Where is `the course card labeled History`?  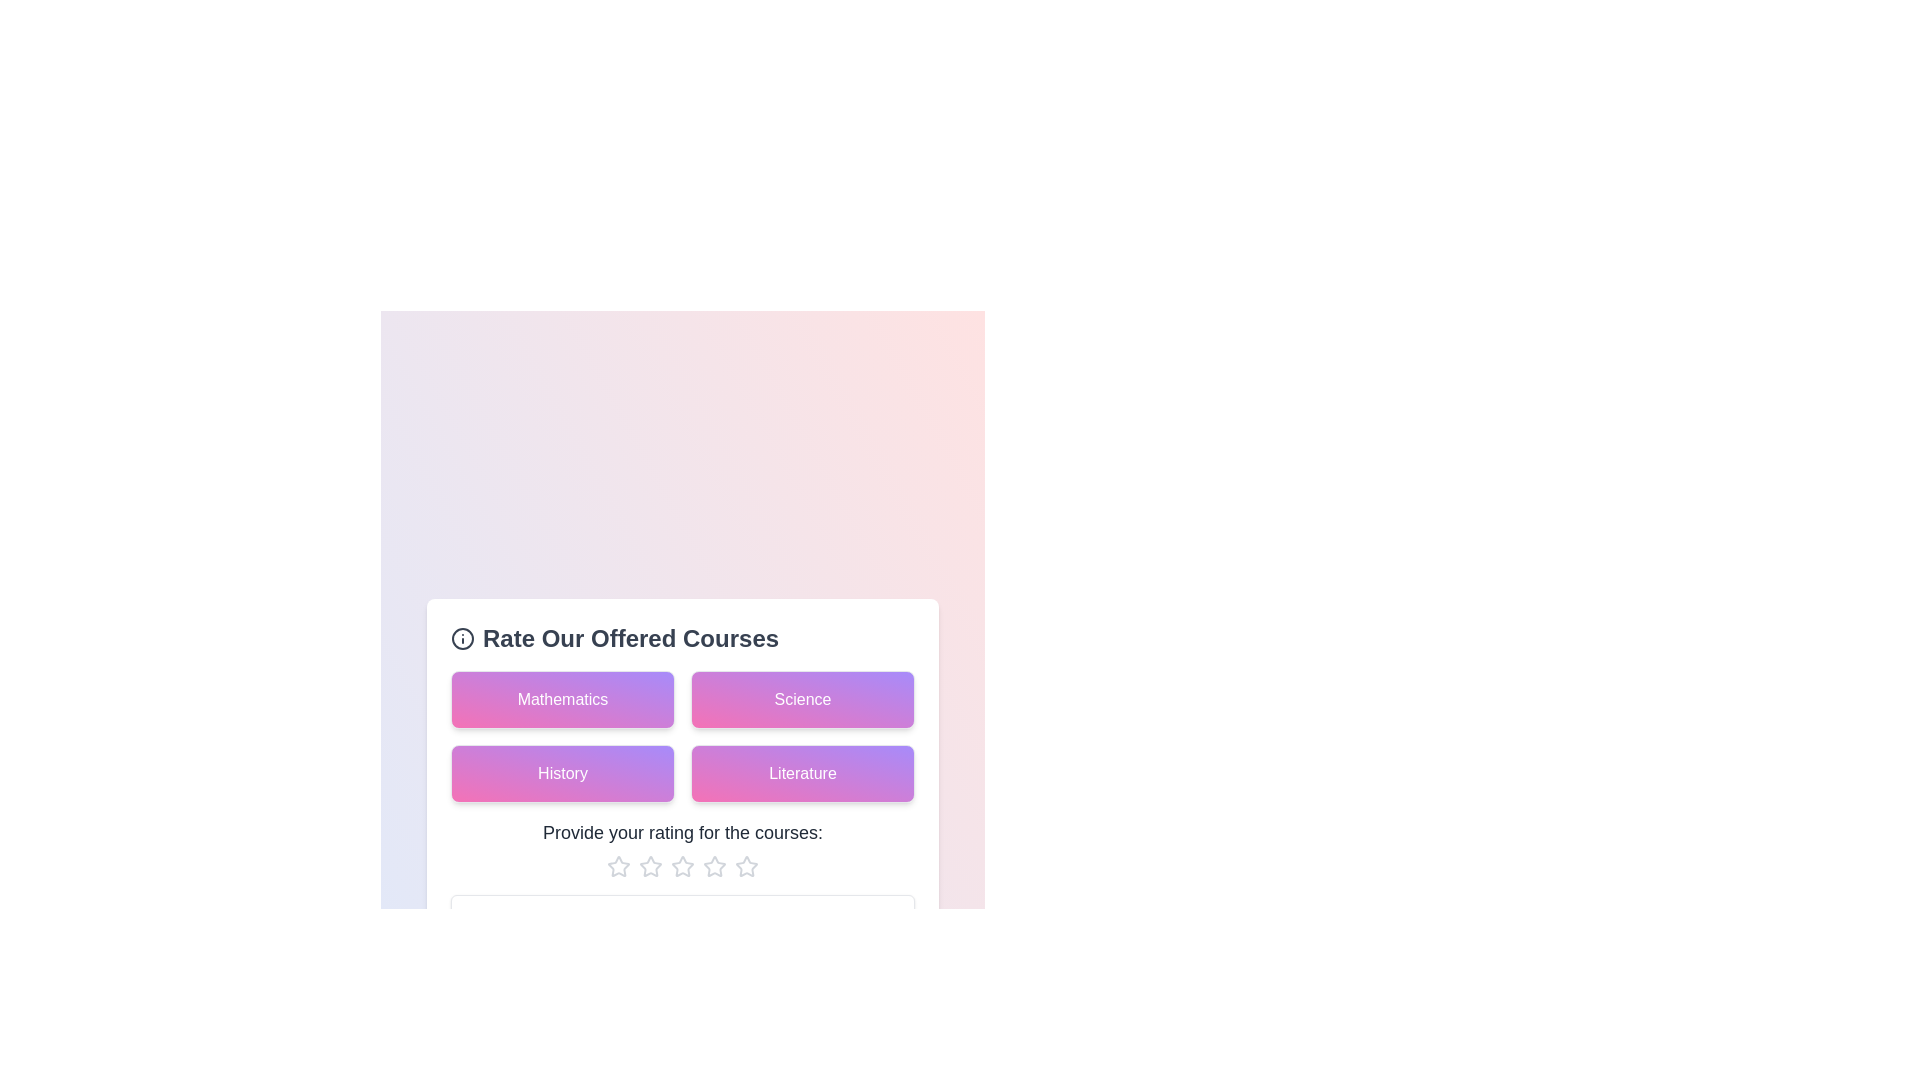
the course card labeled History is located at coordinates (561, 772).